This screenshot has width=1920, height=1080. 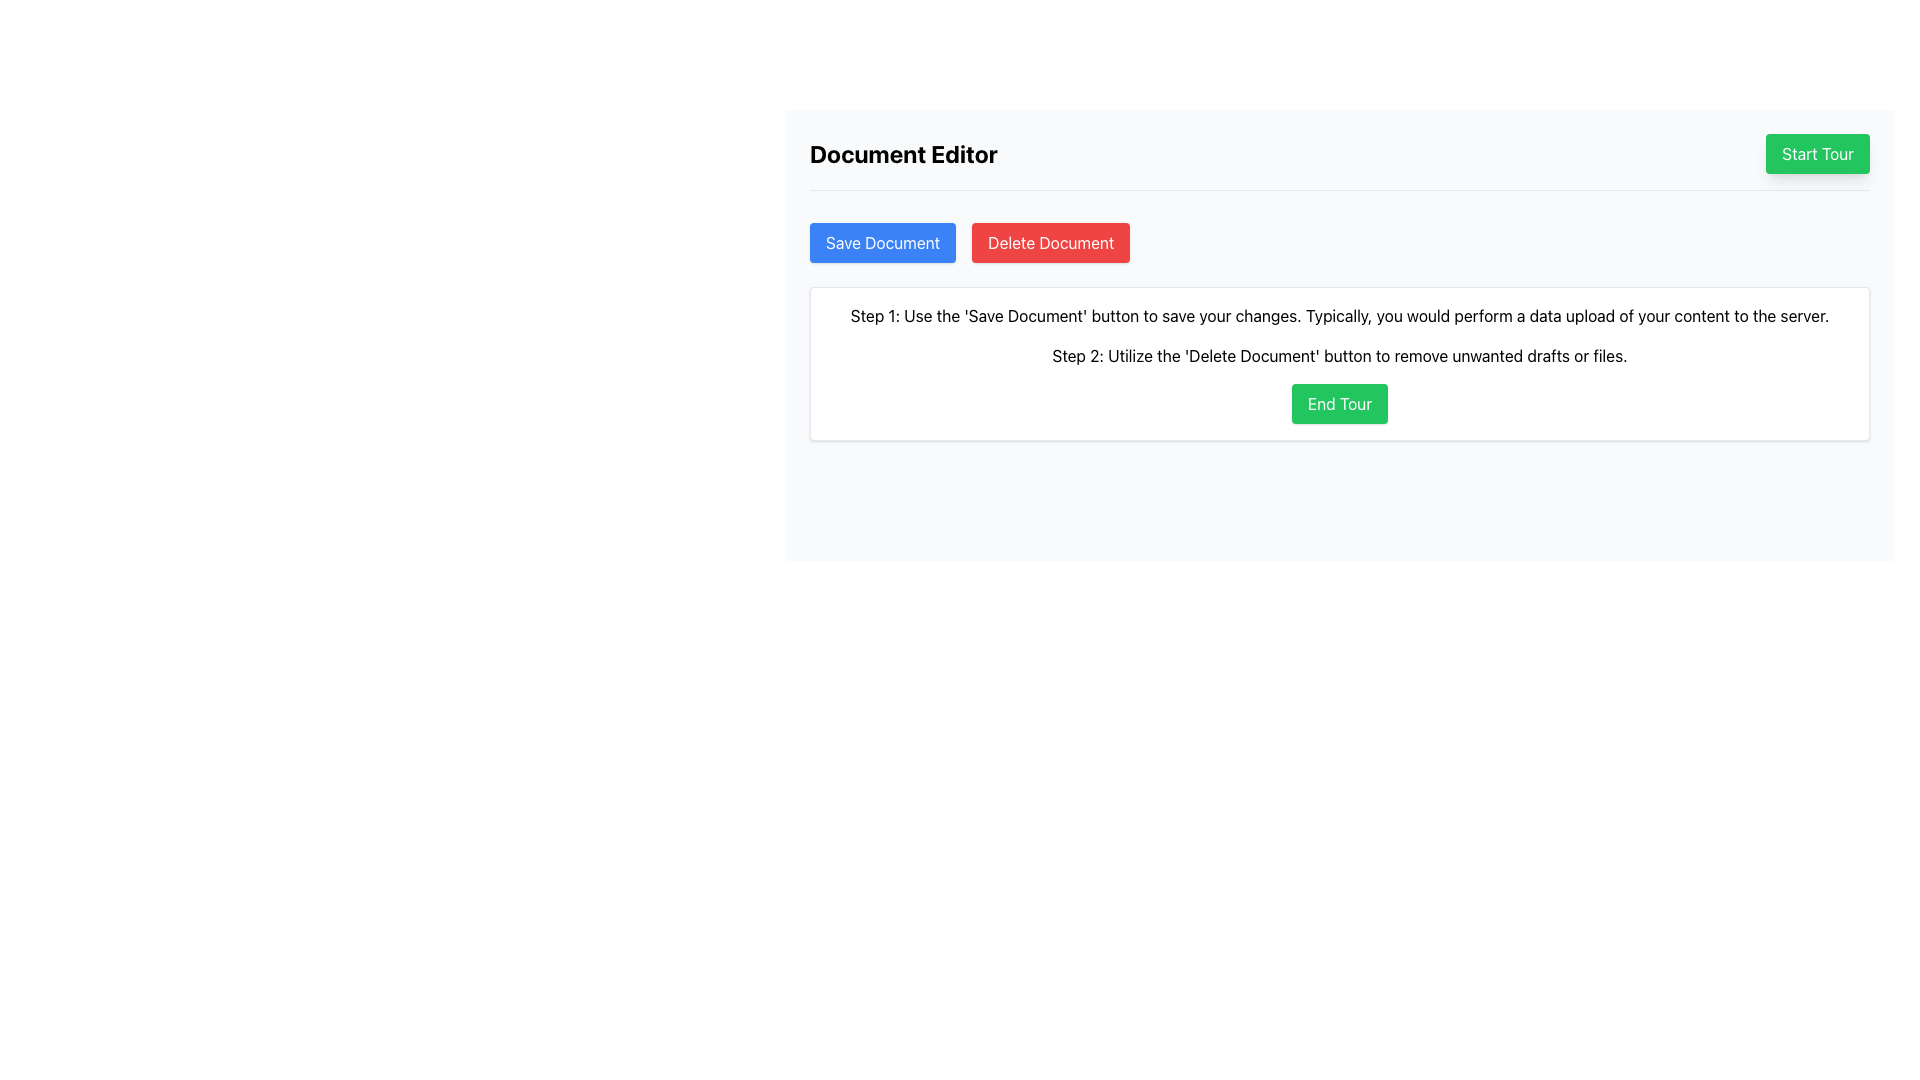 I want to click on the leftmost blue button labeled 'Save Document', so click(x=882, y=242).